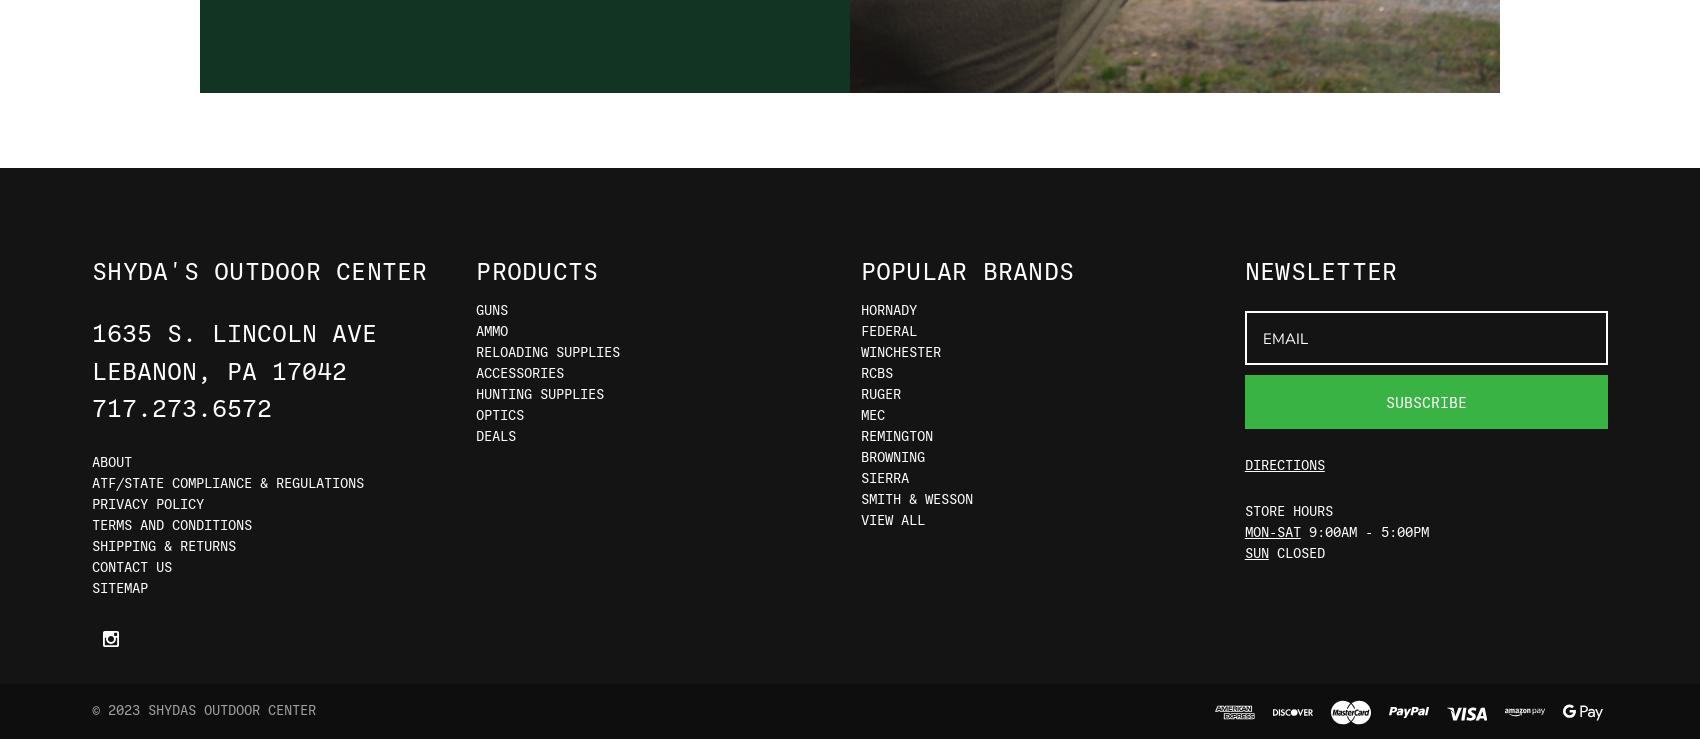 Image resolution: width=1700 pixels, height=739 pixels. I want to click on 'Contact Us', so click(91, 565).